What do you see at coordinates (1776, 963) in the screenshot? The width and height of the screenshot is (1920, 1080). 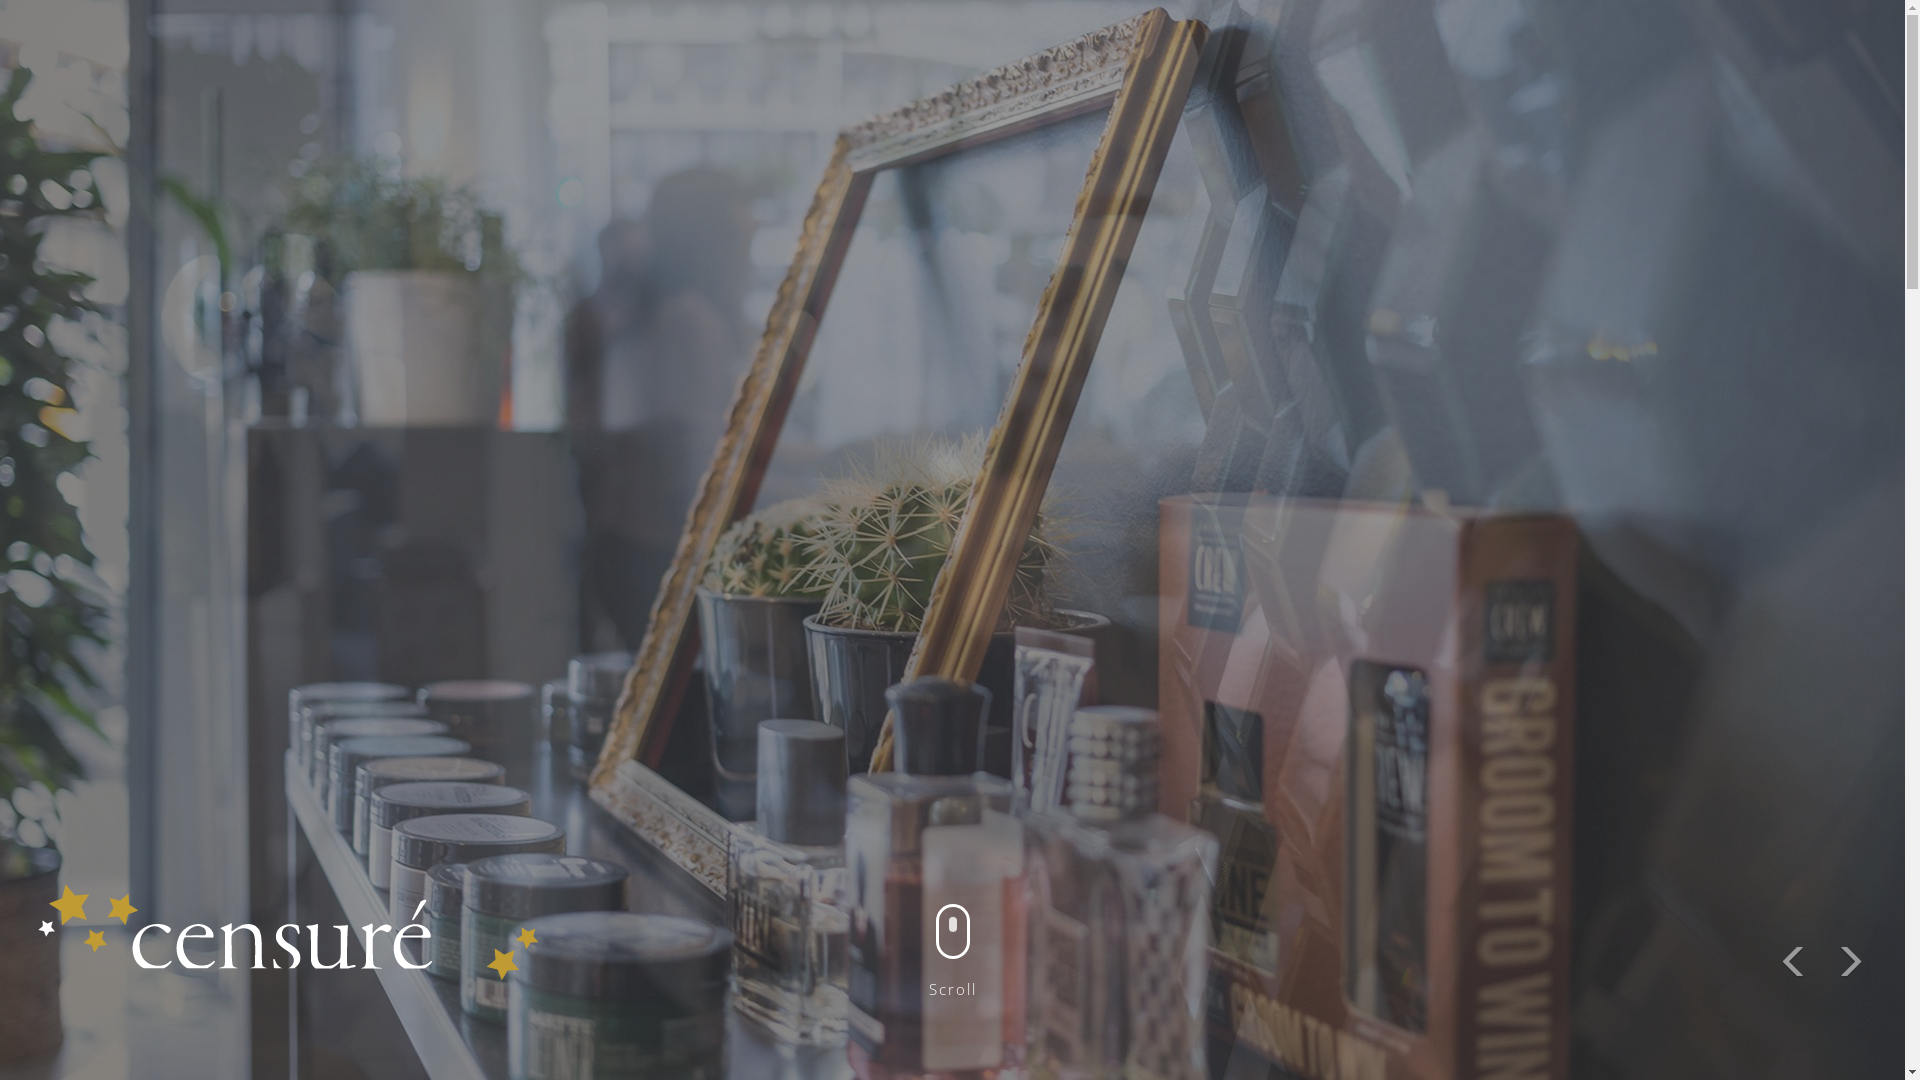 I see `'Previous'` at bounding box center [1776, 963].